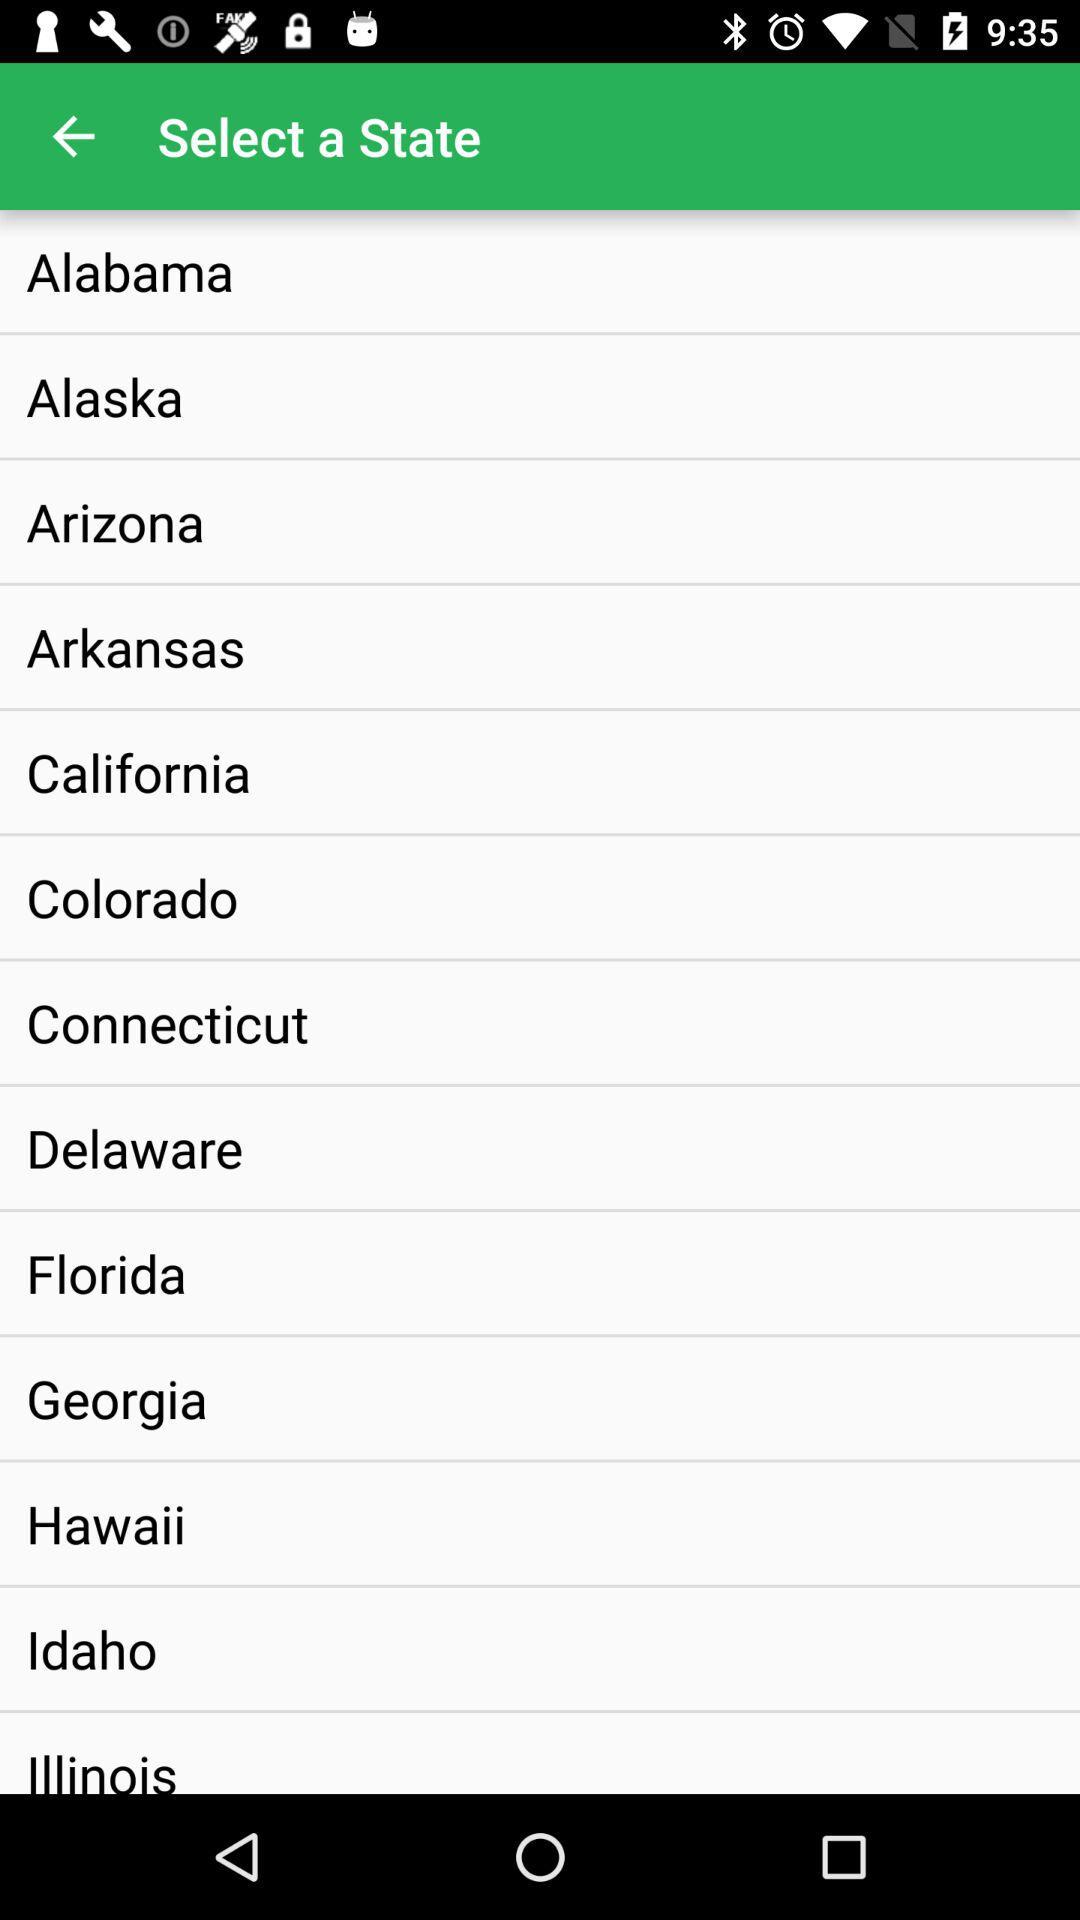 The image size is (1080, 1920). I want to click on the icon above california icon, so click(135, 646).